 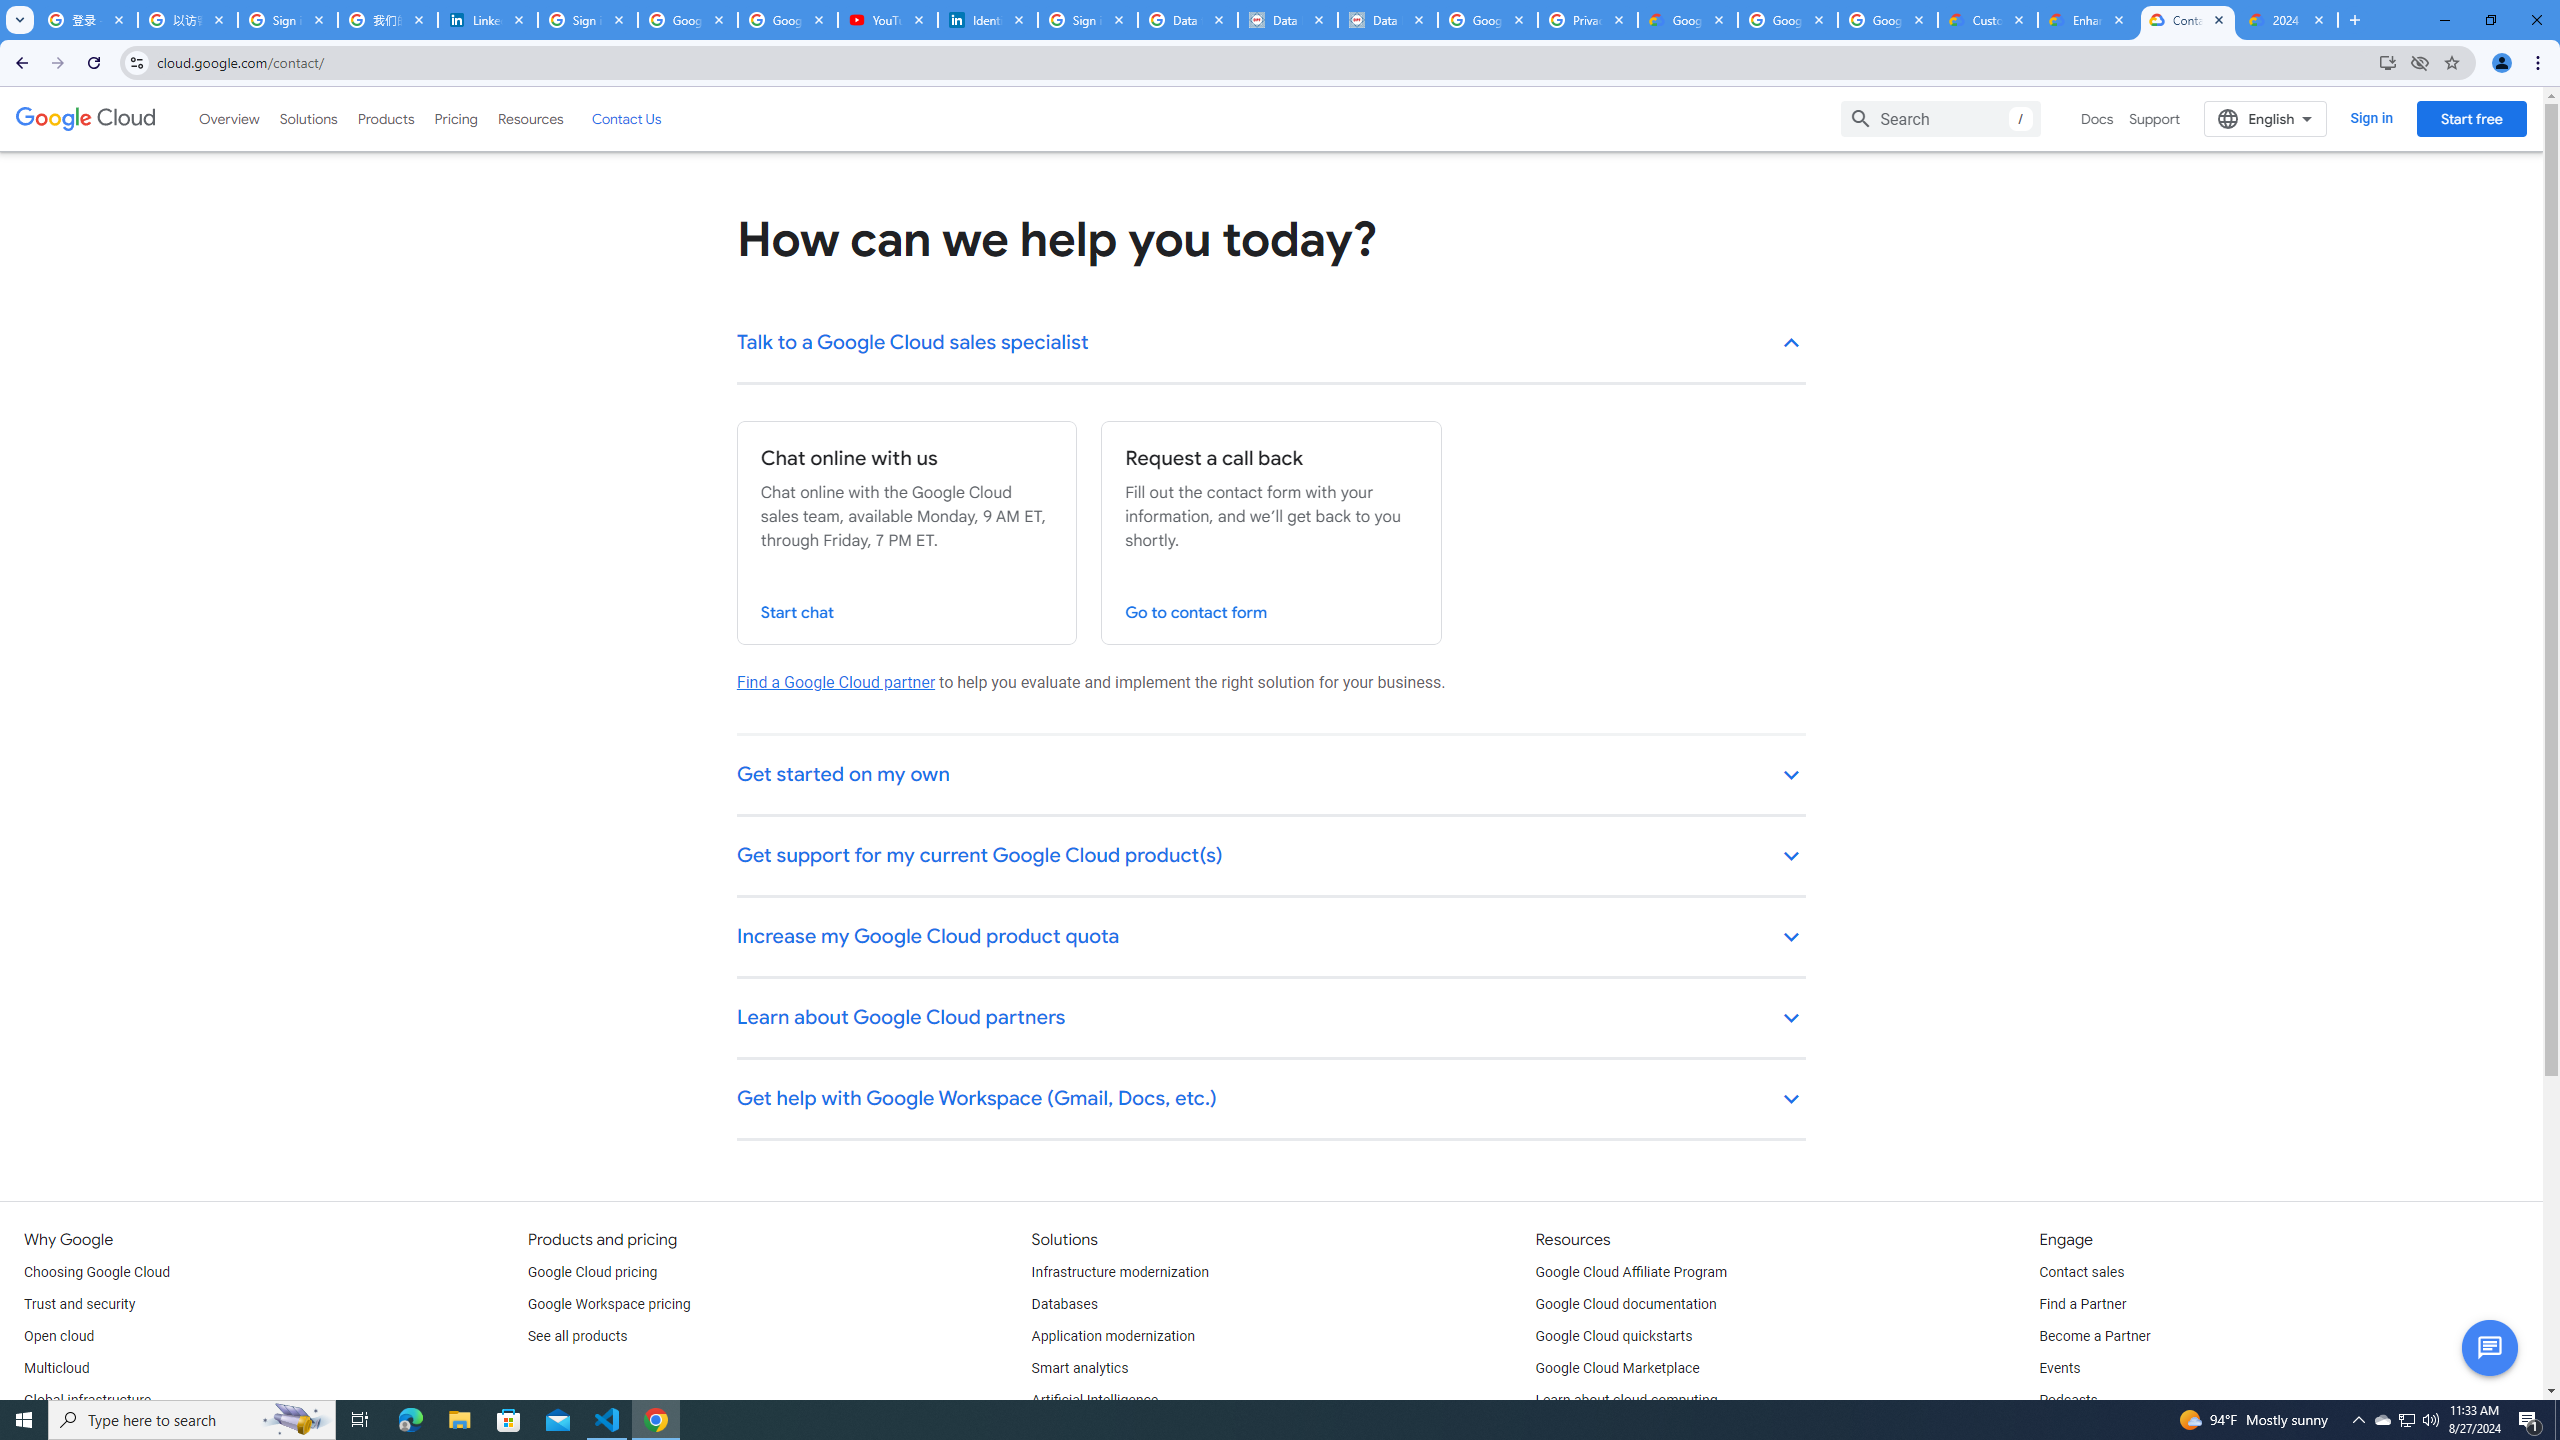 I want to click on 'Data Privacy Framework', so click(x=1386, y=19).